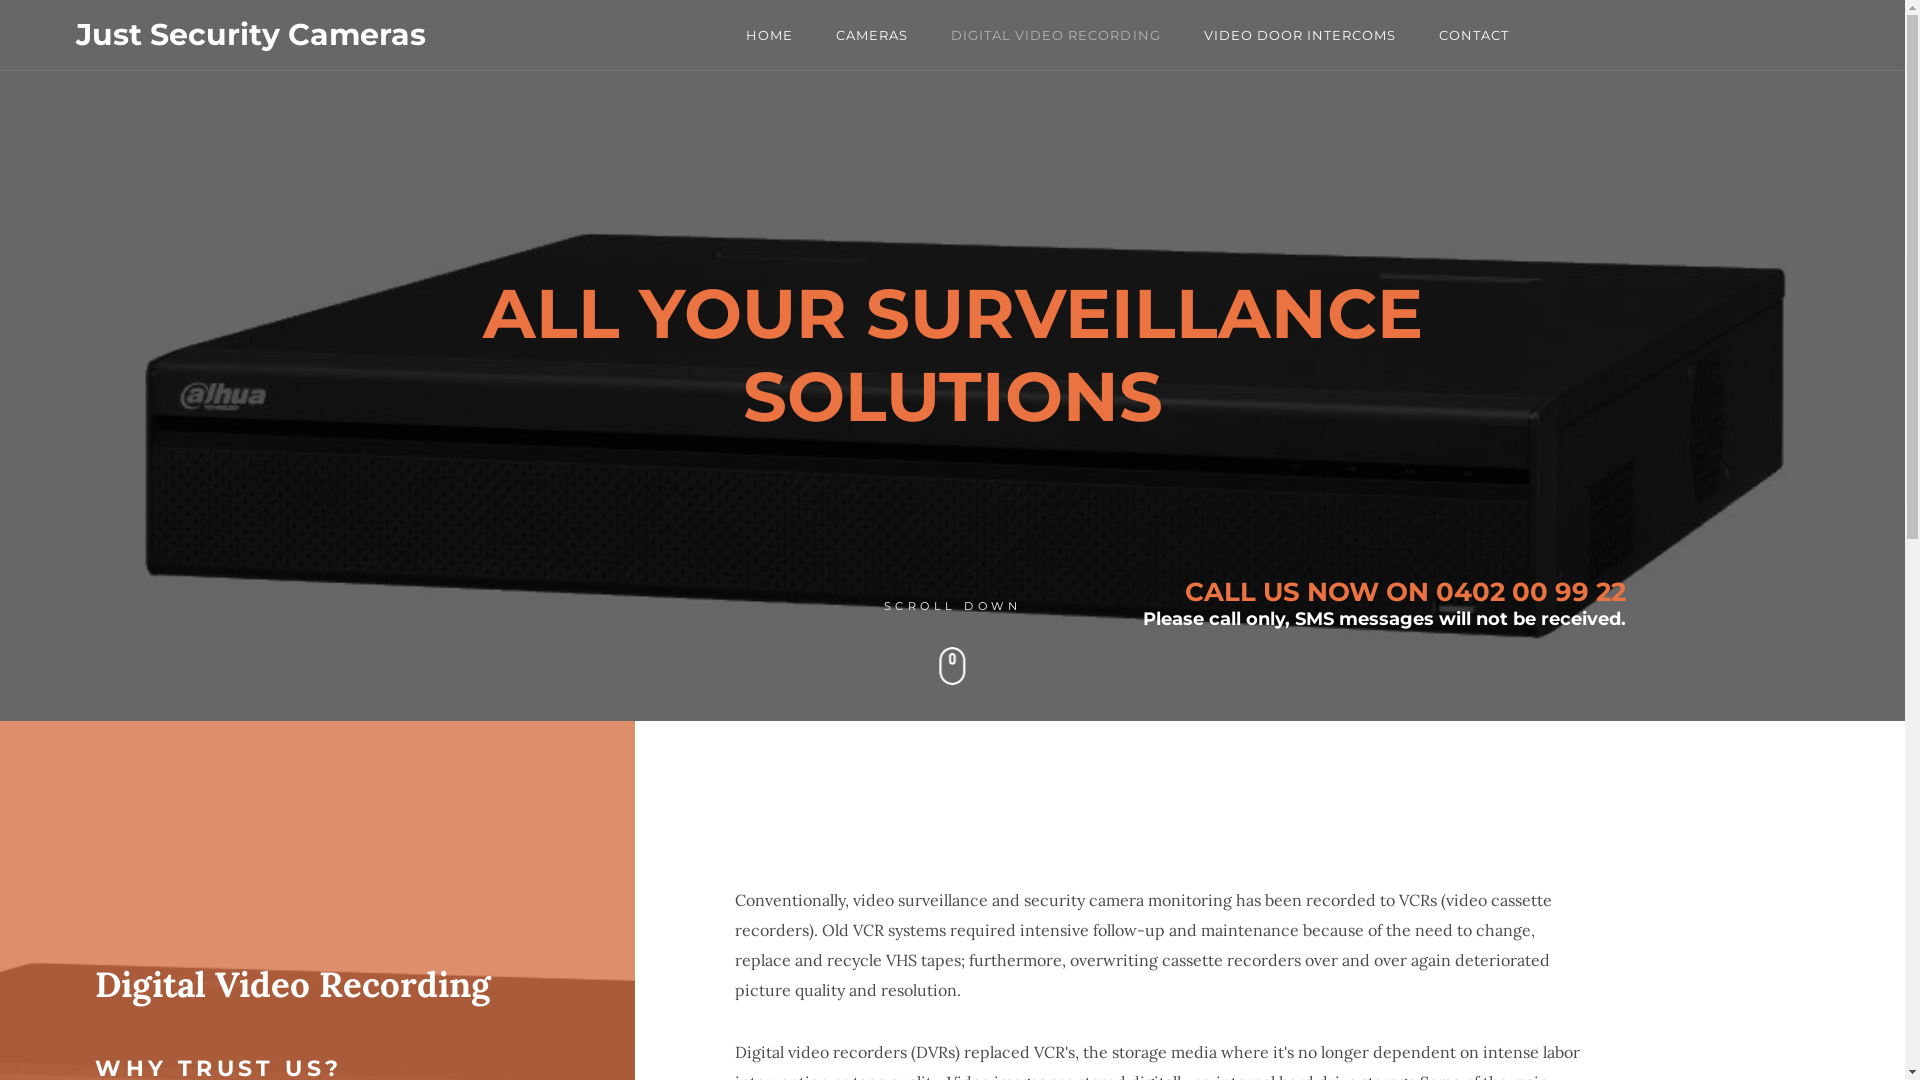  I want to click on 'Just Security Cameras', so click(249, 34).